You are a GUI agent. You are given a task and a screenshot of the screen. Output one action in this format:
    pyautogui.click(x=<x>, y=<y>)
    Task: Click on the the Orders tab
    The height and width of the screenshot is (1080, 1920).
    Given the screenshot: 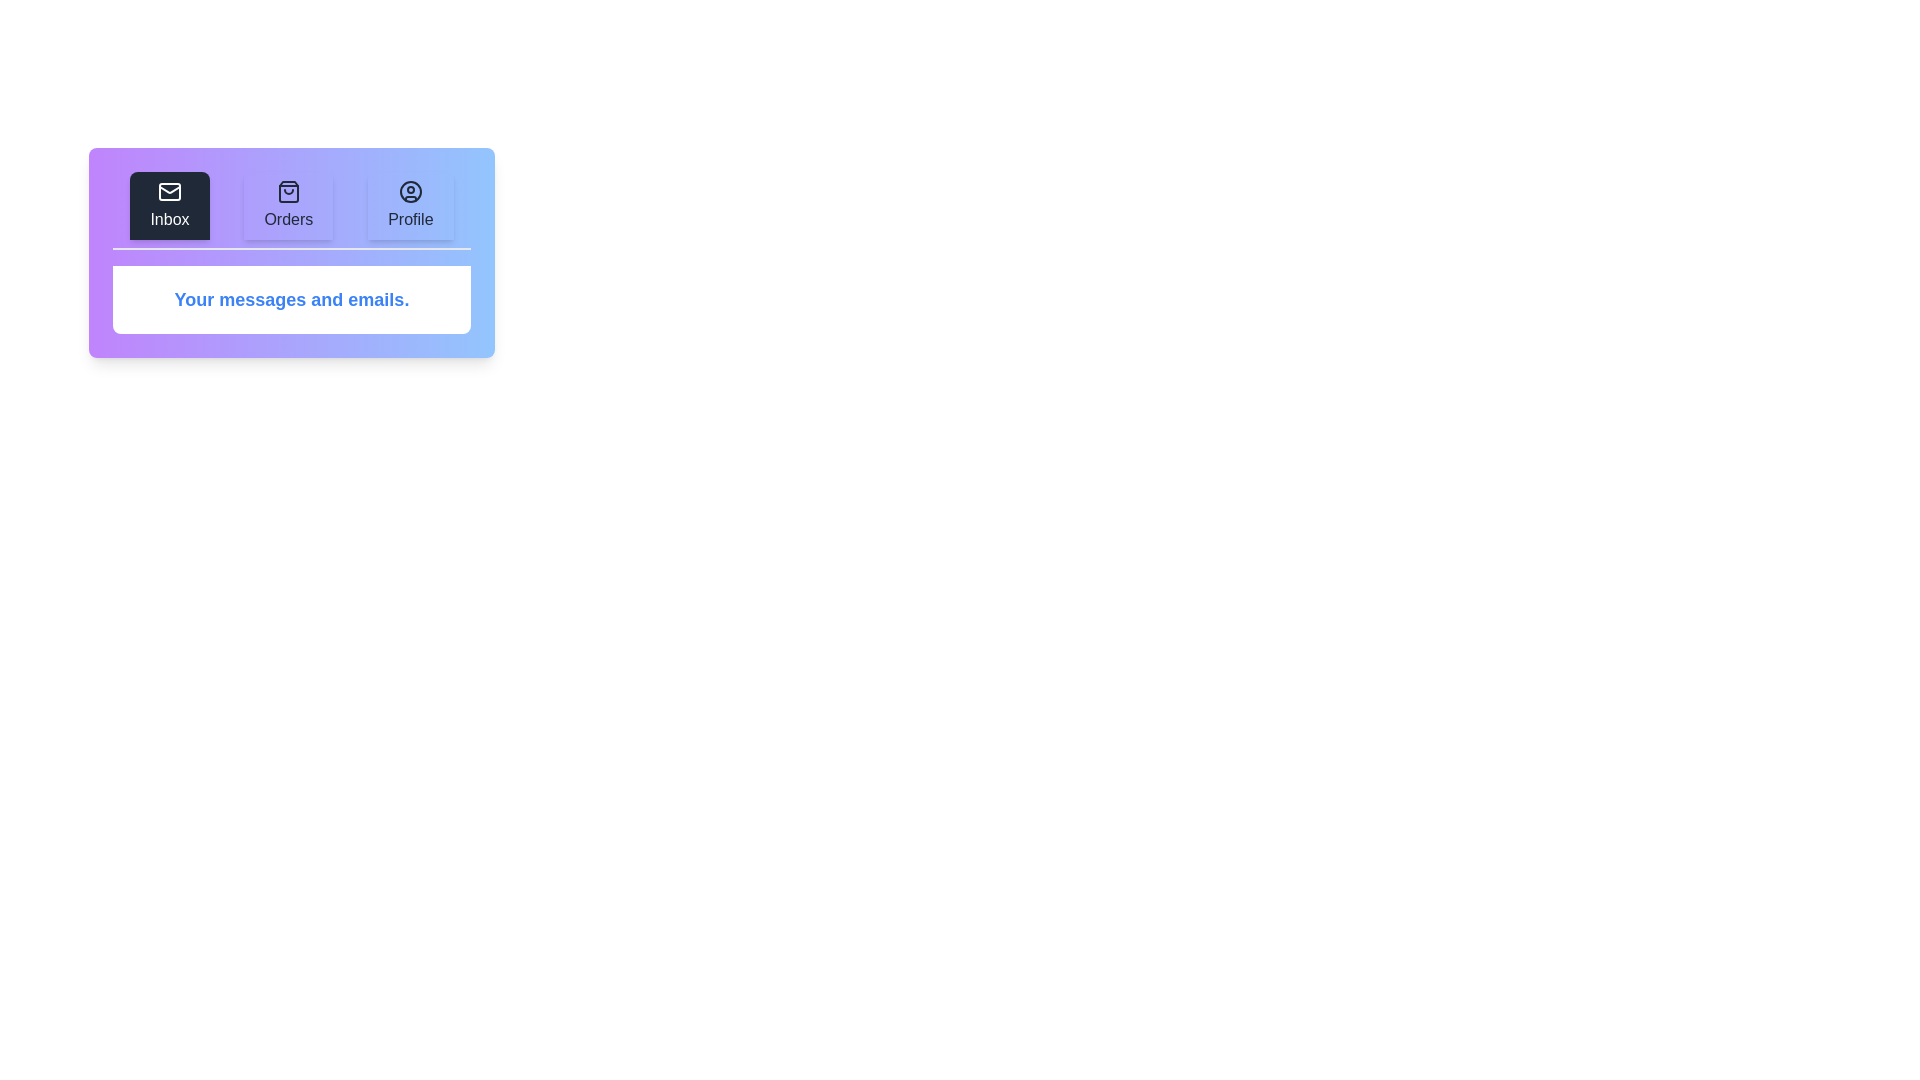 What is the action you would take?
    pyautogui.click(x=287, y=205)
    